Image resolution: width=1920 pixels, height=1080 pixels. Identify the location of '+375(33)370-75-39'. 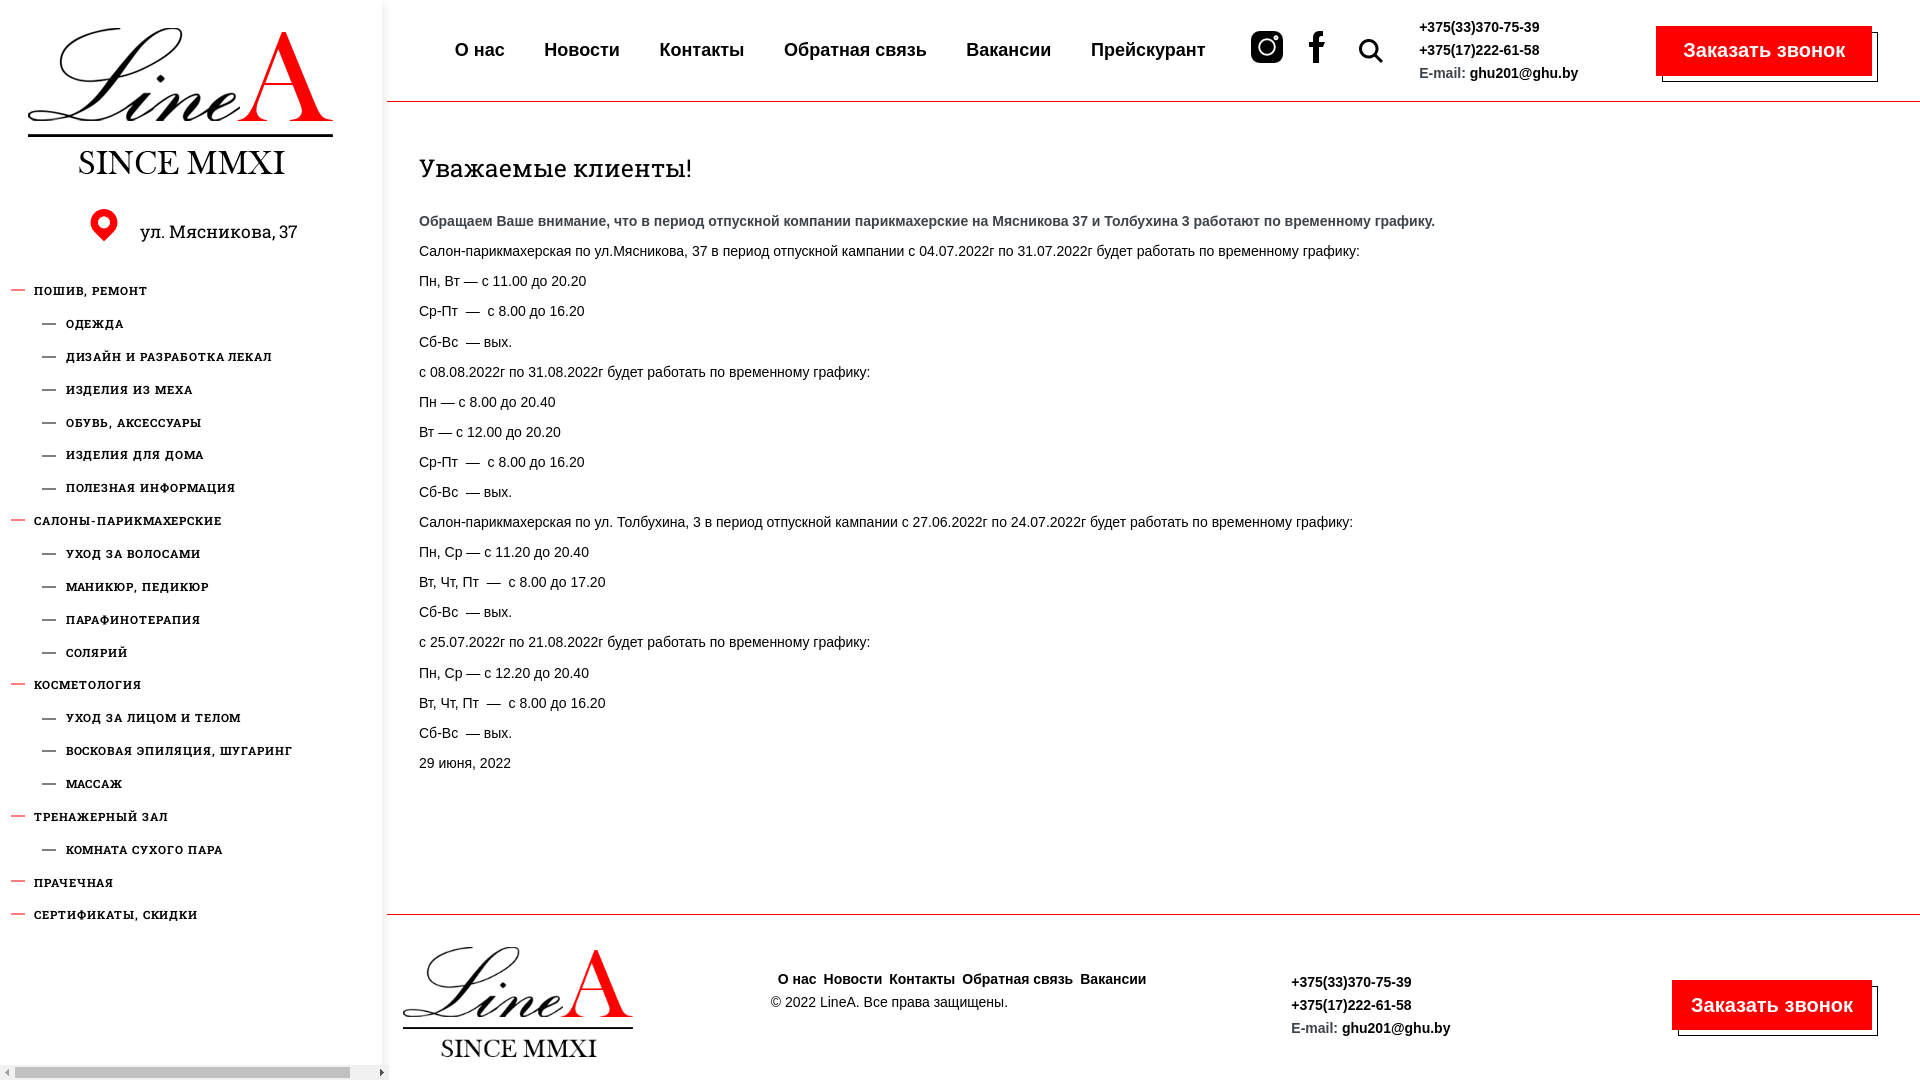
(1350, 981).